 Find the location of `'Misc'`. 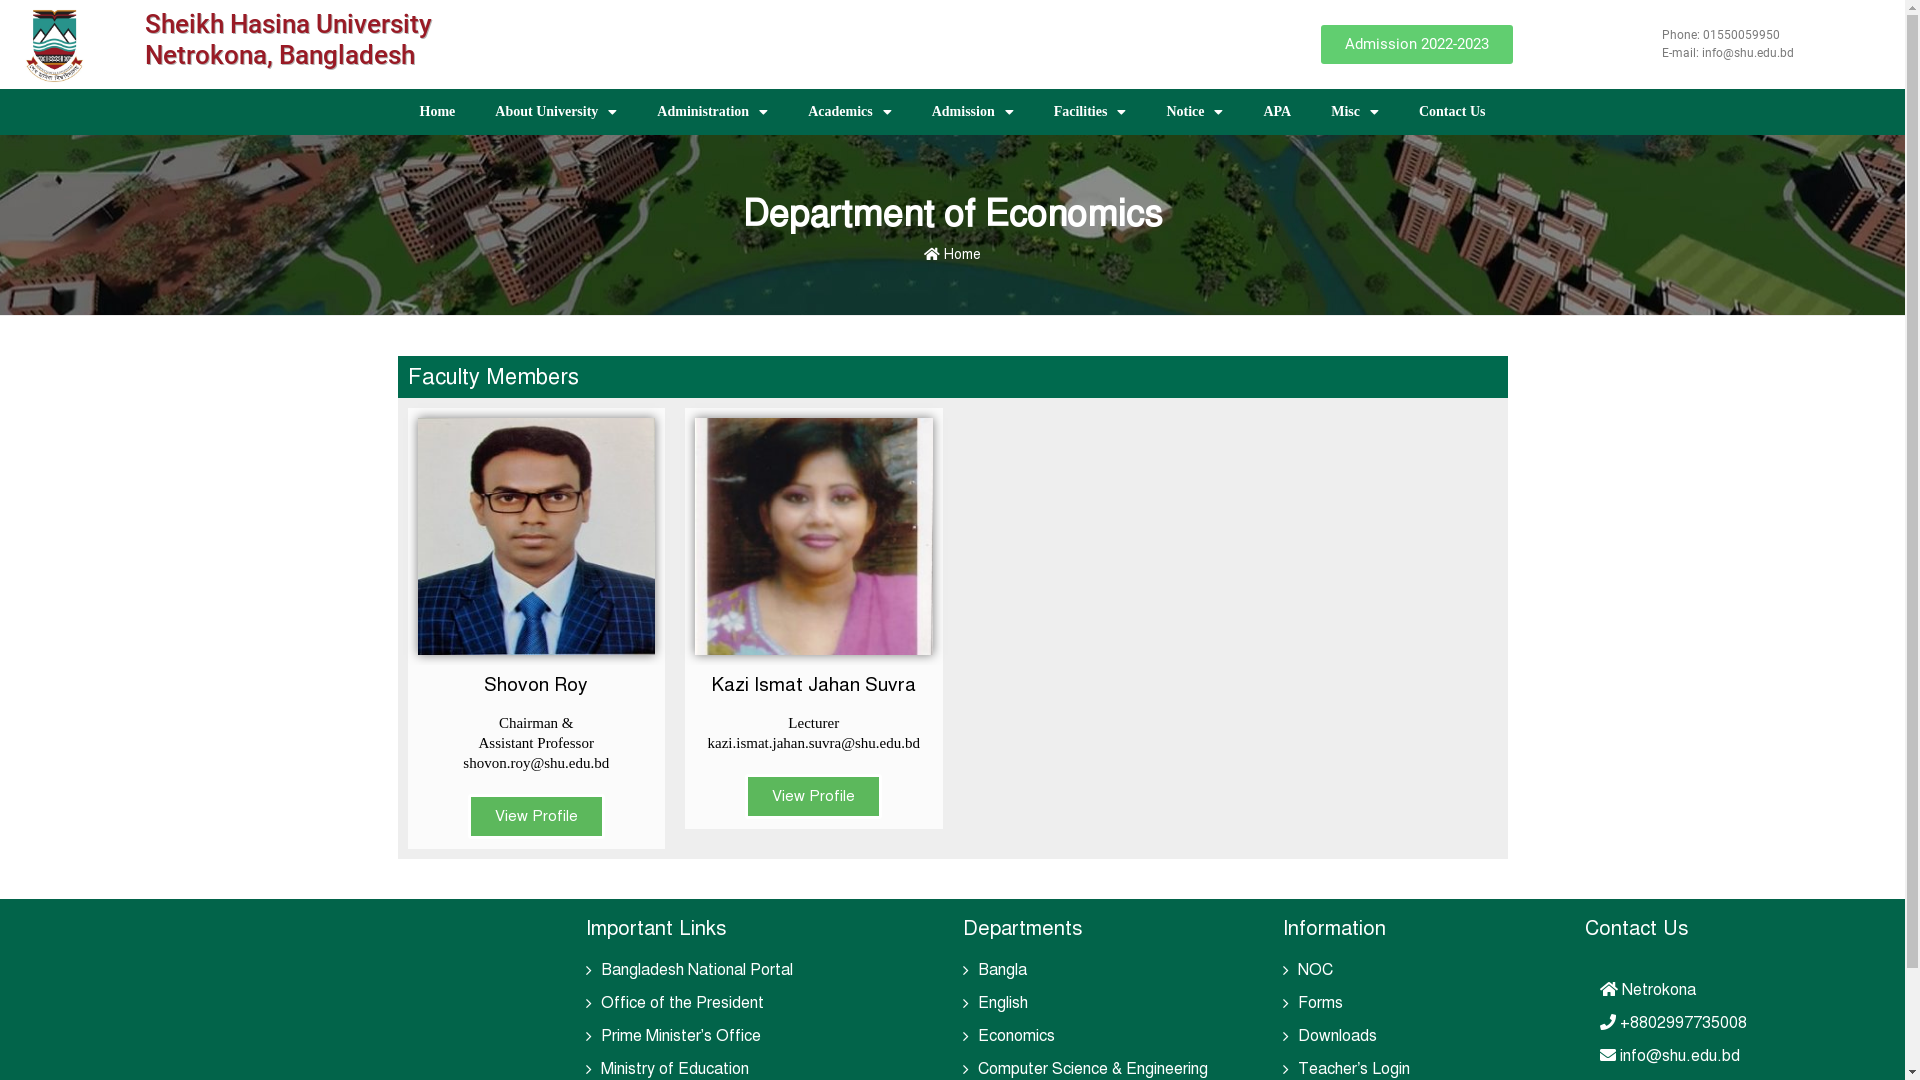

'Misc' is located at coordinates (1354, 111).